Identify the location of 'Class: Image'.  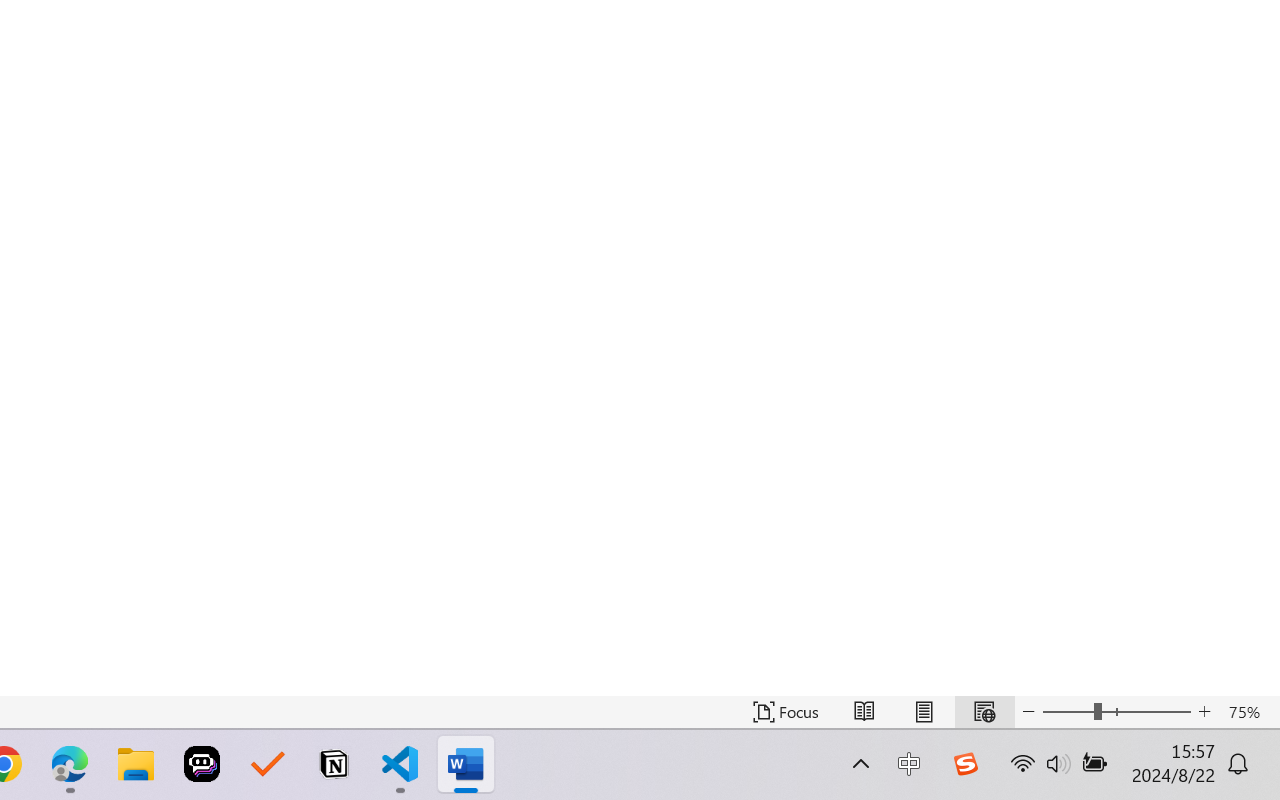
(965, 764).